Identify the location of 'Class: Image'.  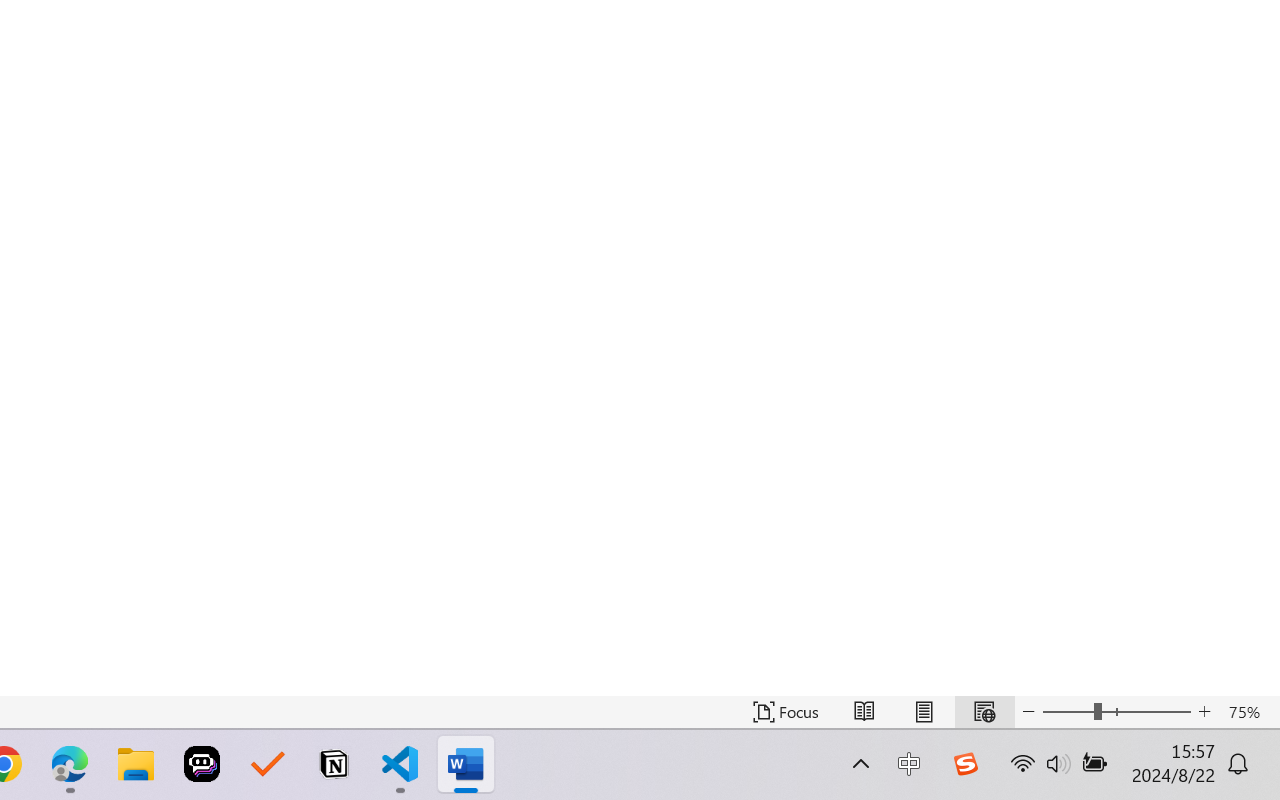
(965, 764).